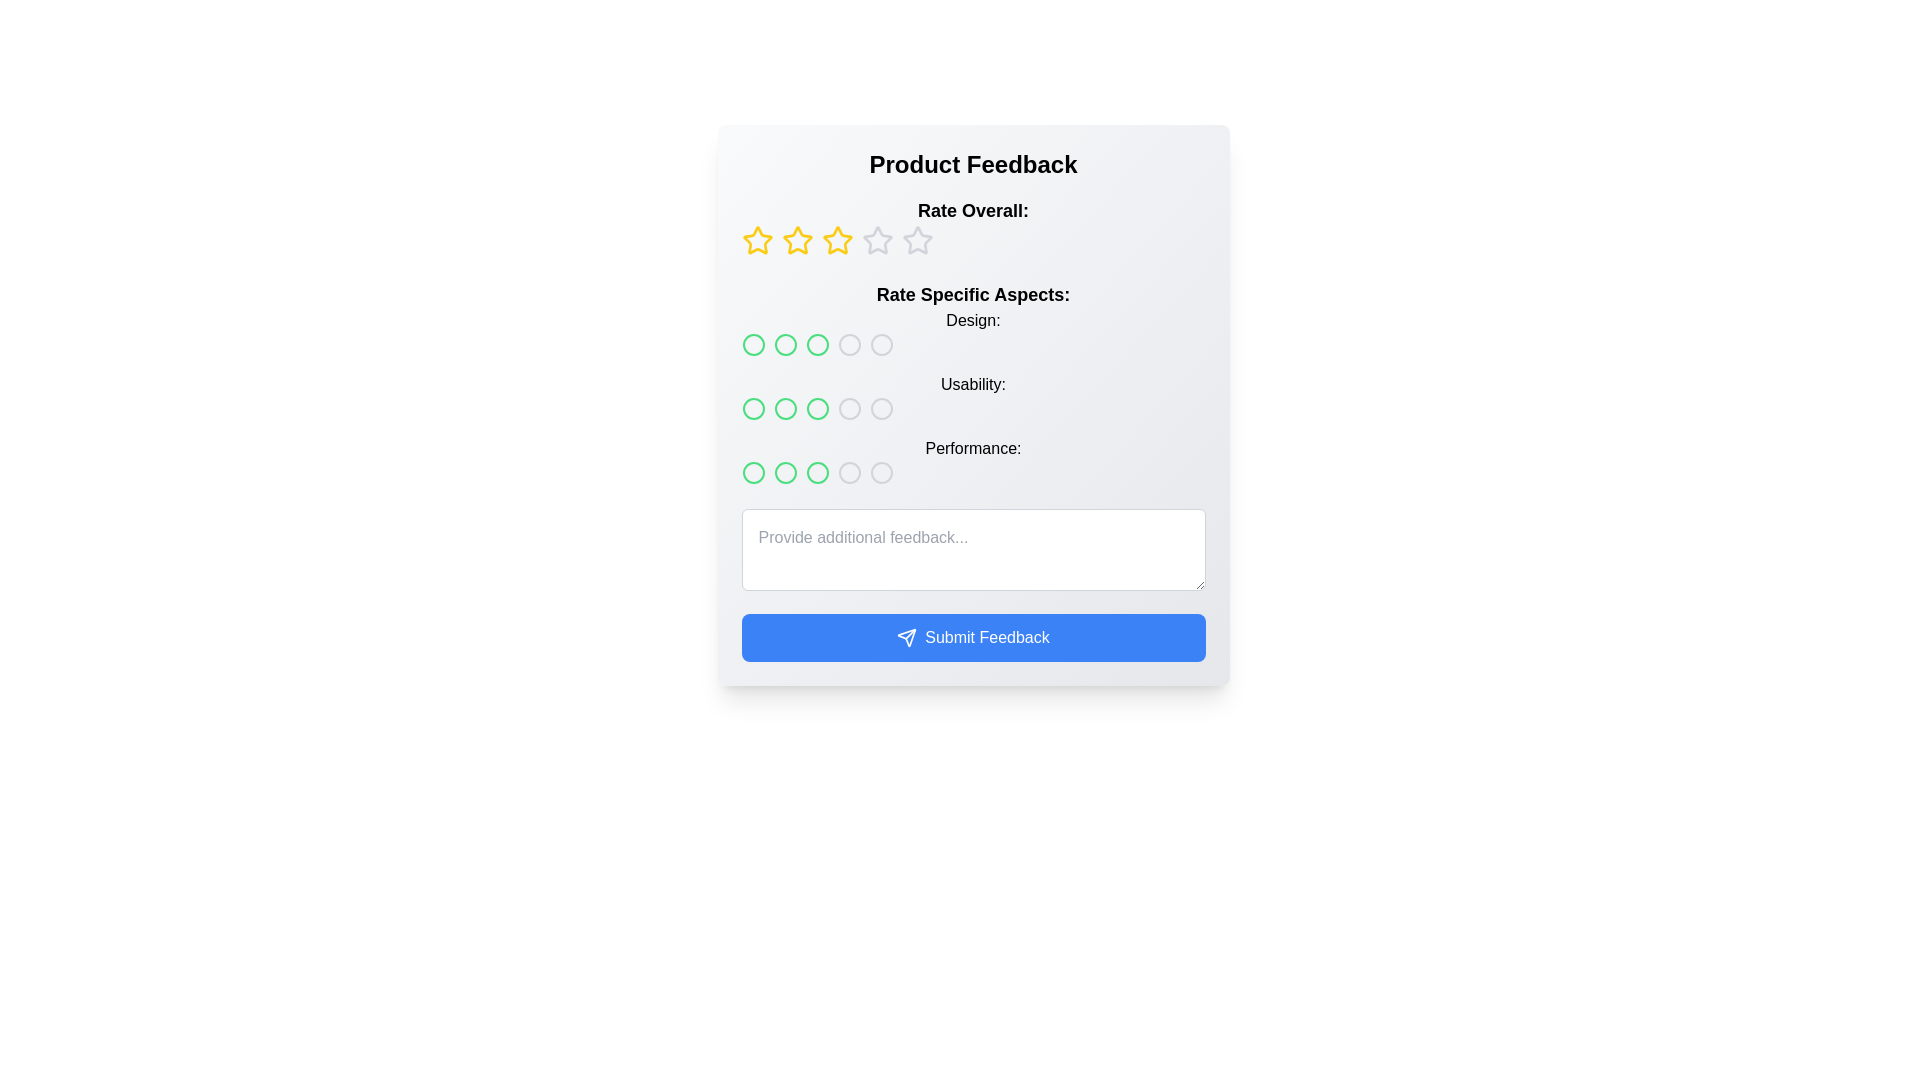  What do you see at coordinates (752, 407) in the screenshot?
I see `the first circular rating button in the second row of the 'Usability' rating category` at bounding box center [752, 407].